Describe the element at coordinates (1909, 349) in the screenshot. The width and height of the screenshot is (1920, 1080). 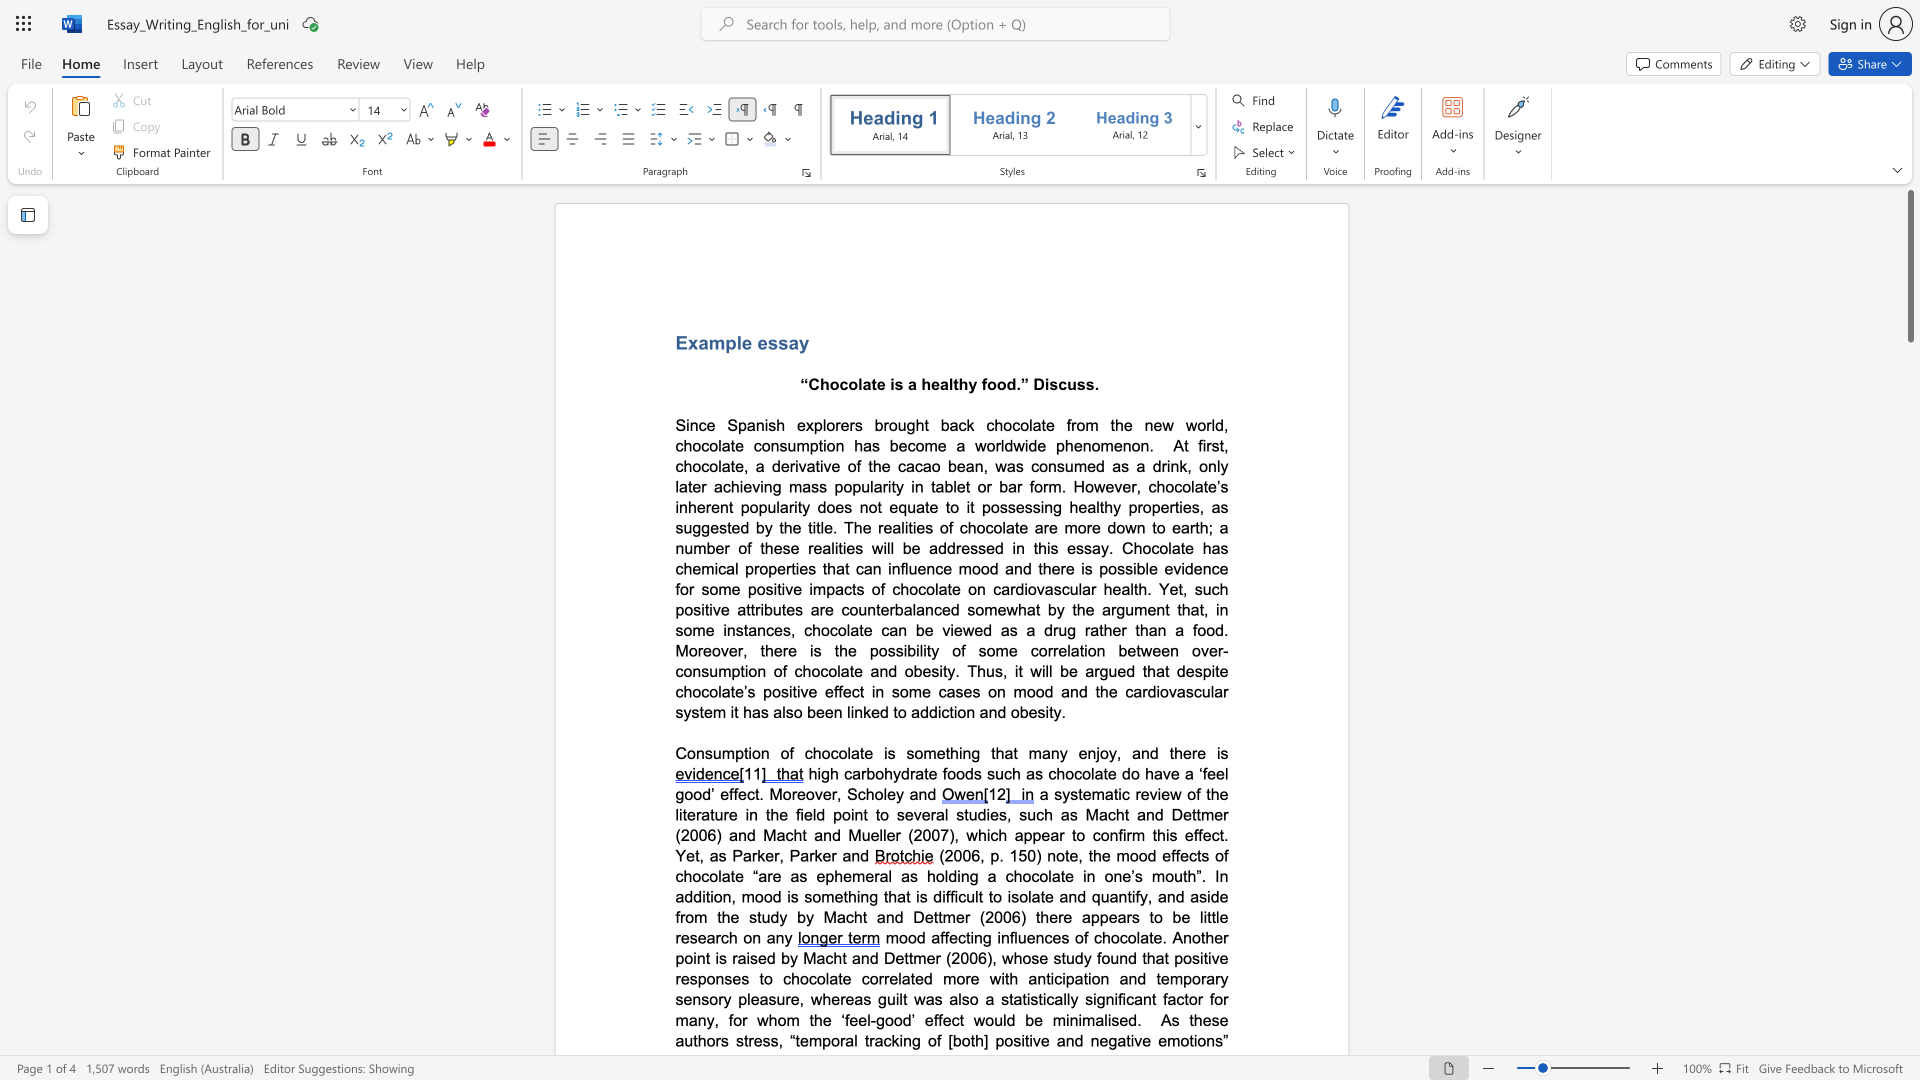
I see `the scrollbar to scroll the page down` at that location.